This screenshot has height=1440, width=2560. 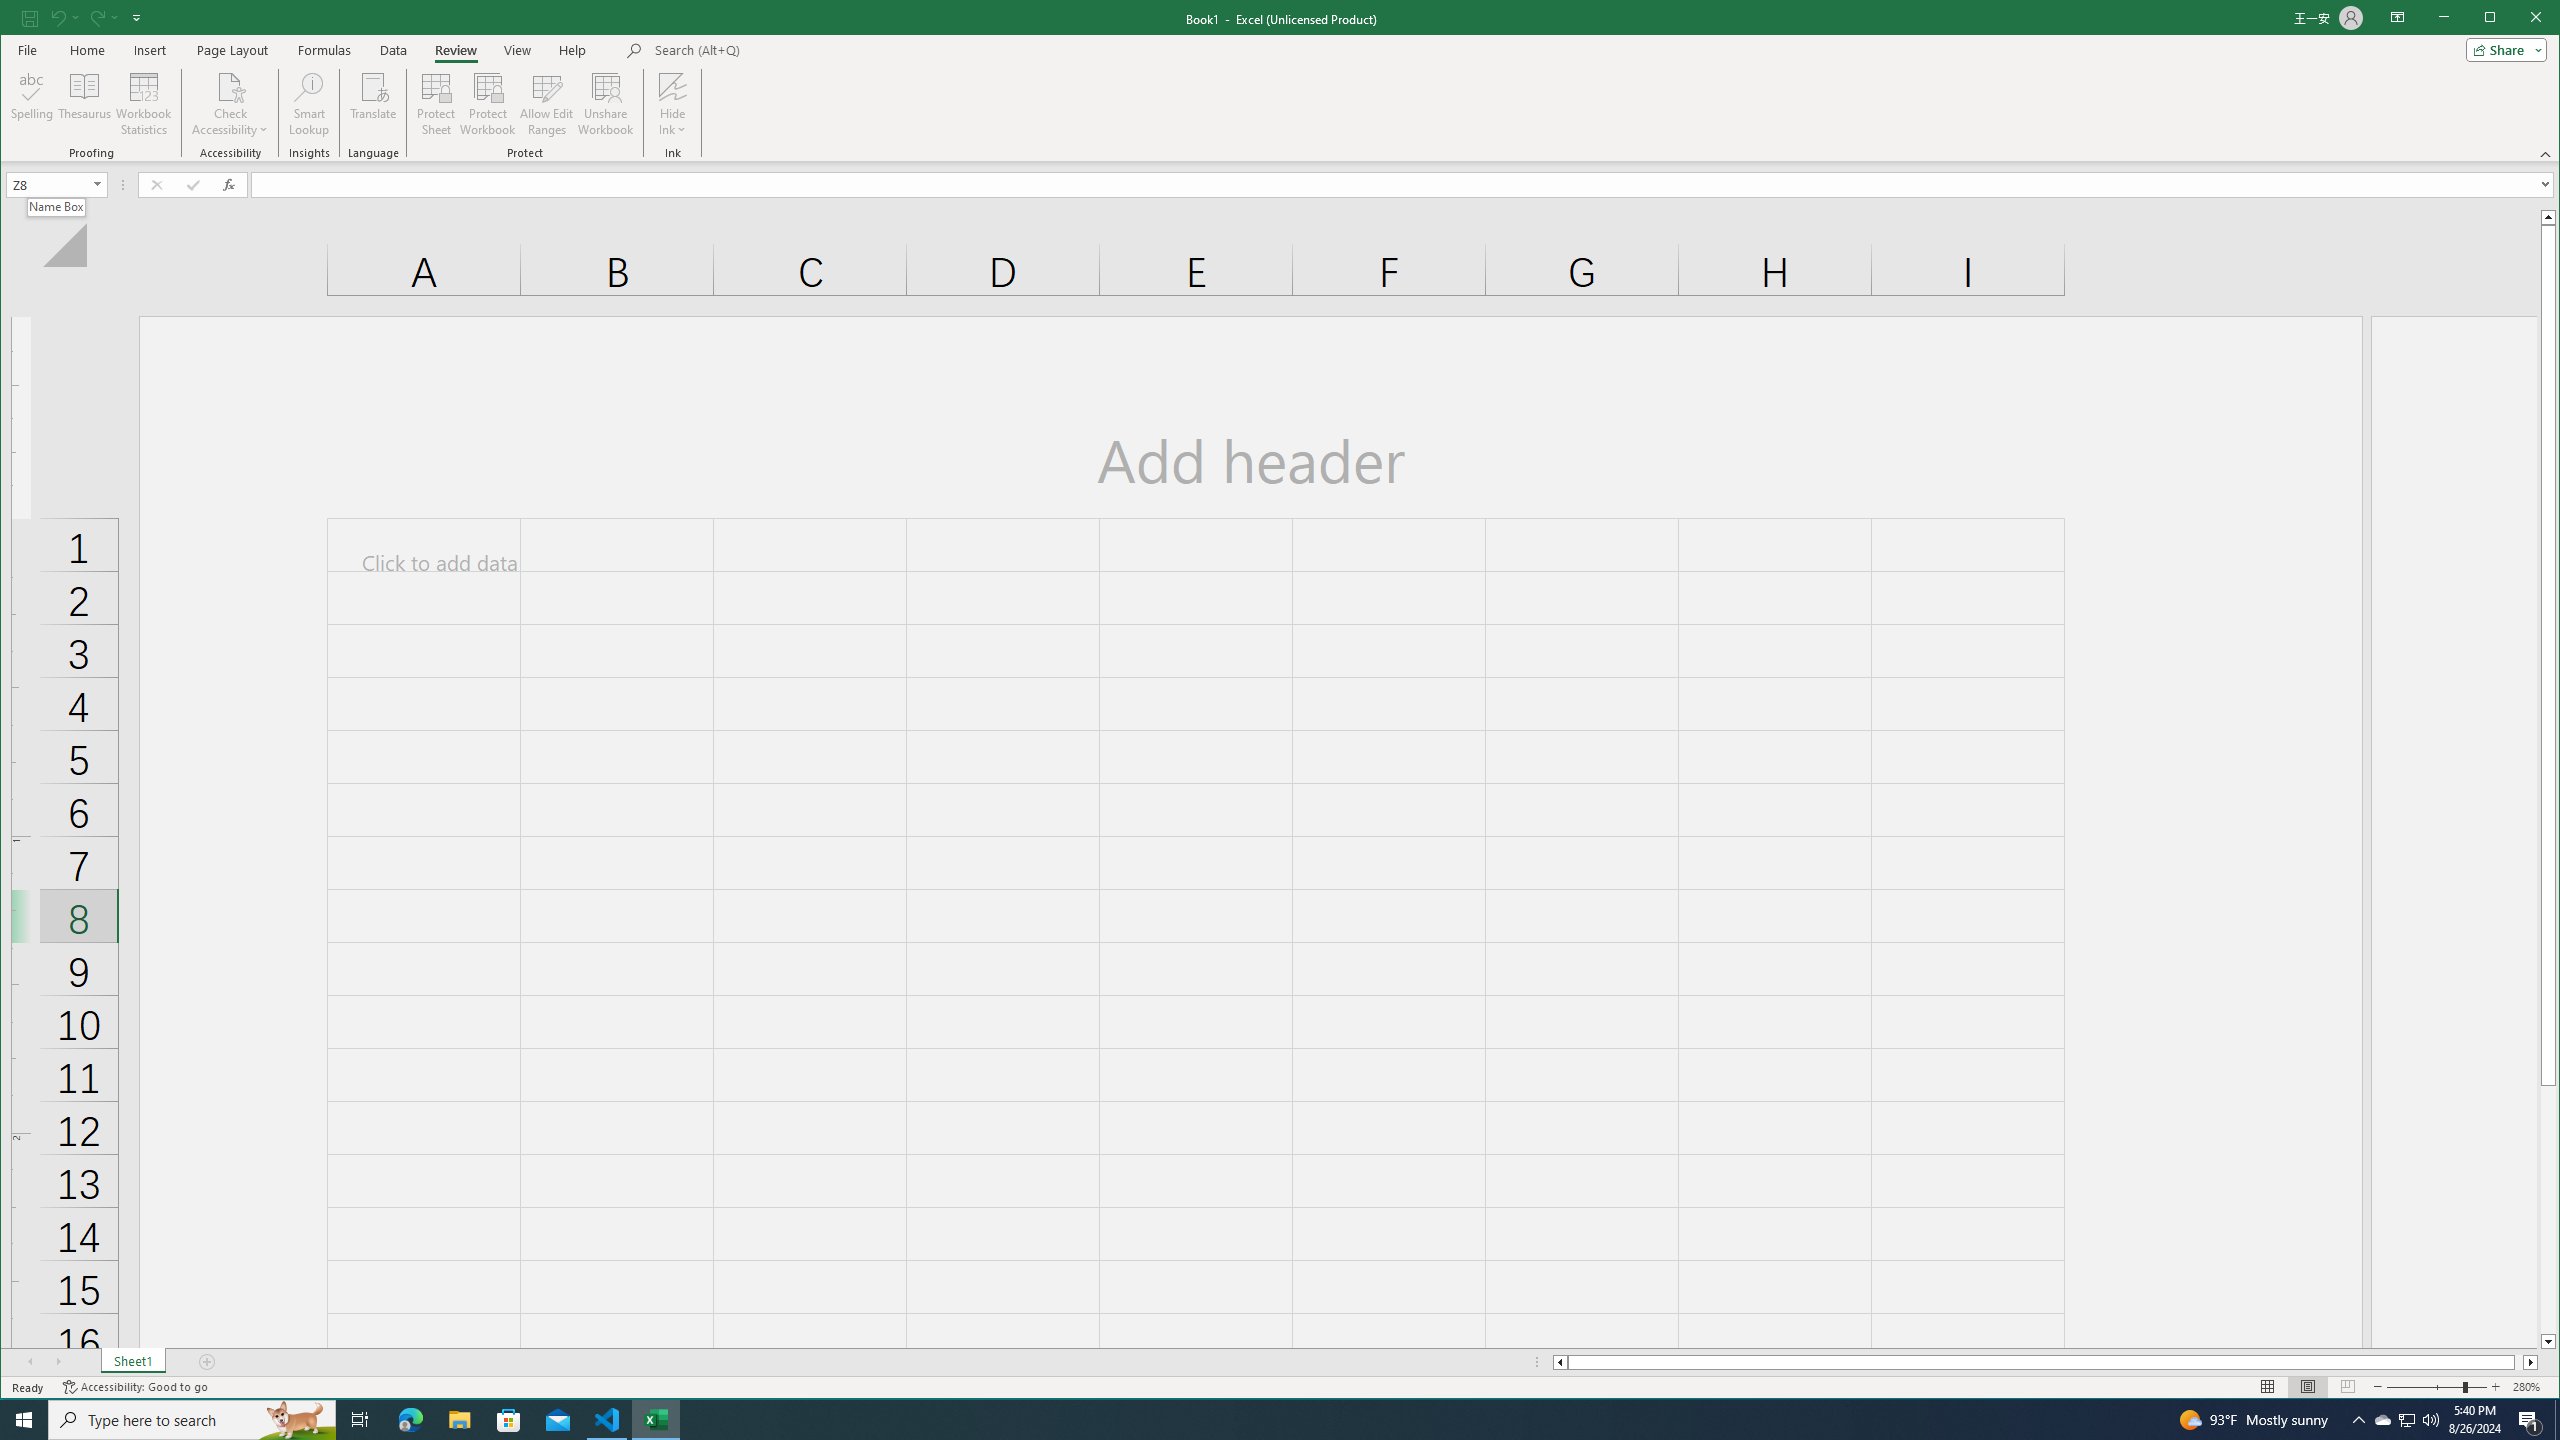 I want to click on 'File Explorer', so click(x=458, y=1418).